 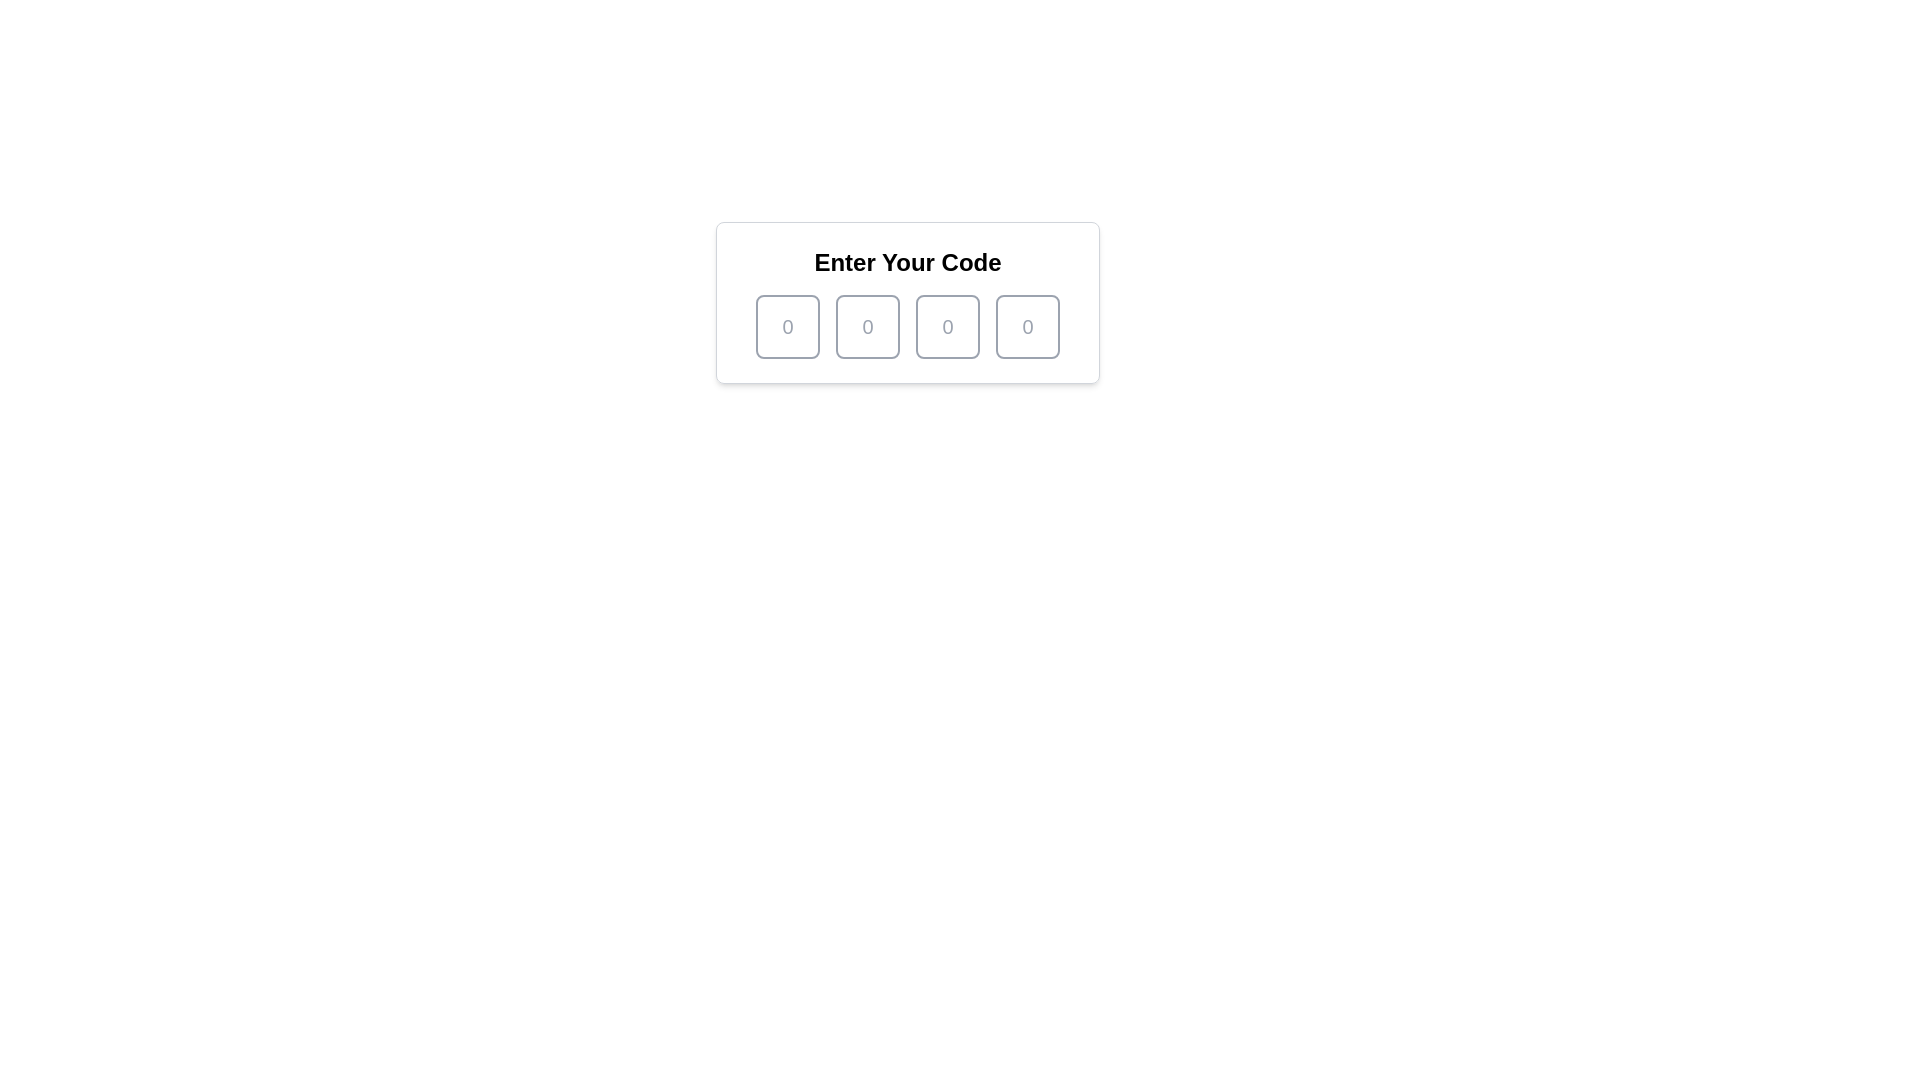 I want to click on the fourth text input box with a grey border and white background to focus the input, so click(x=1027, y=326).